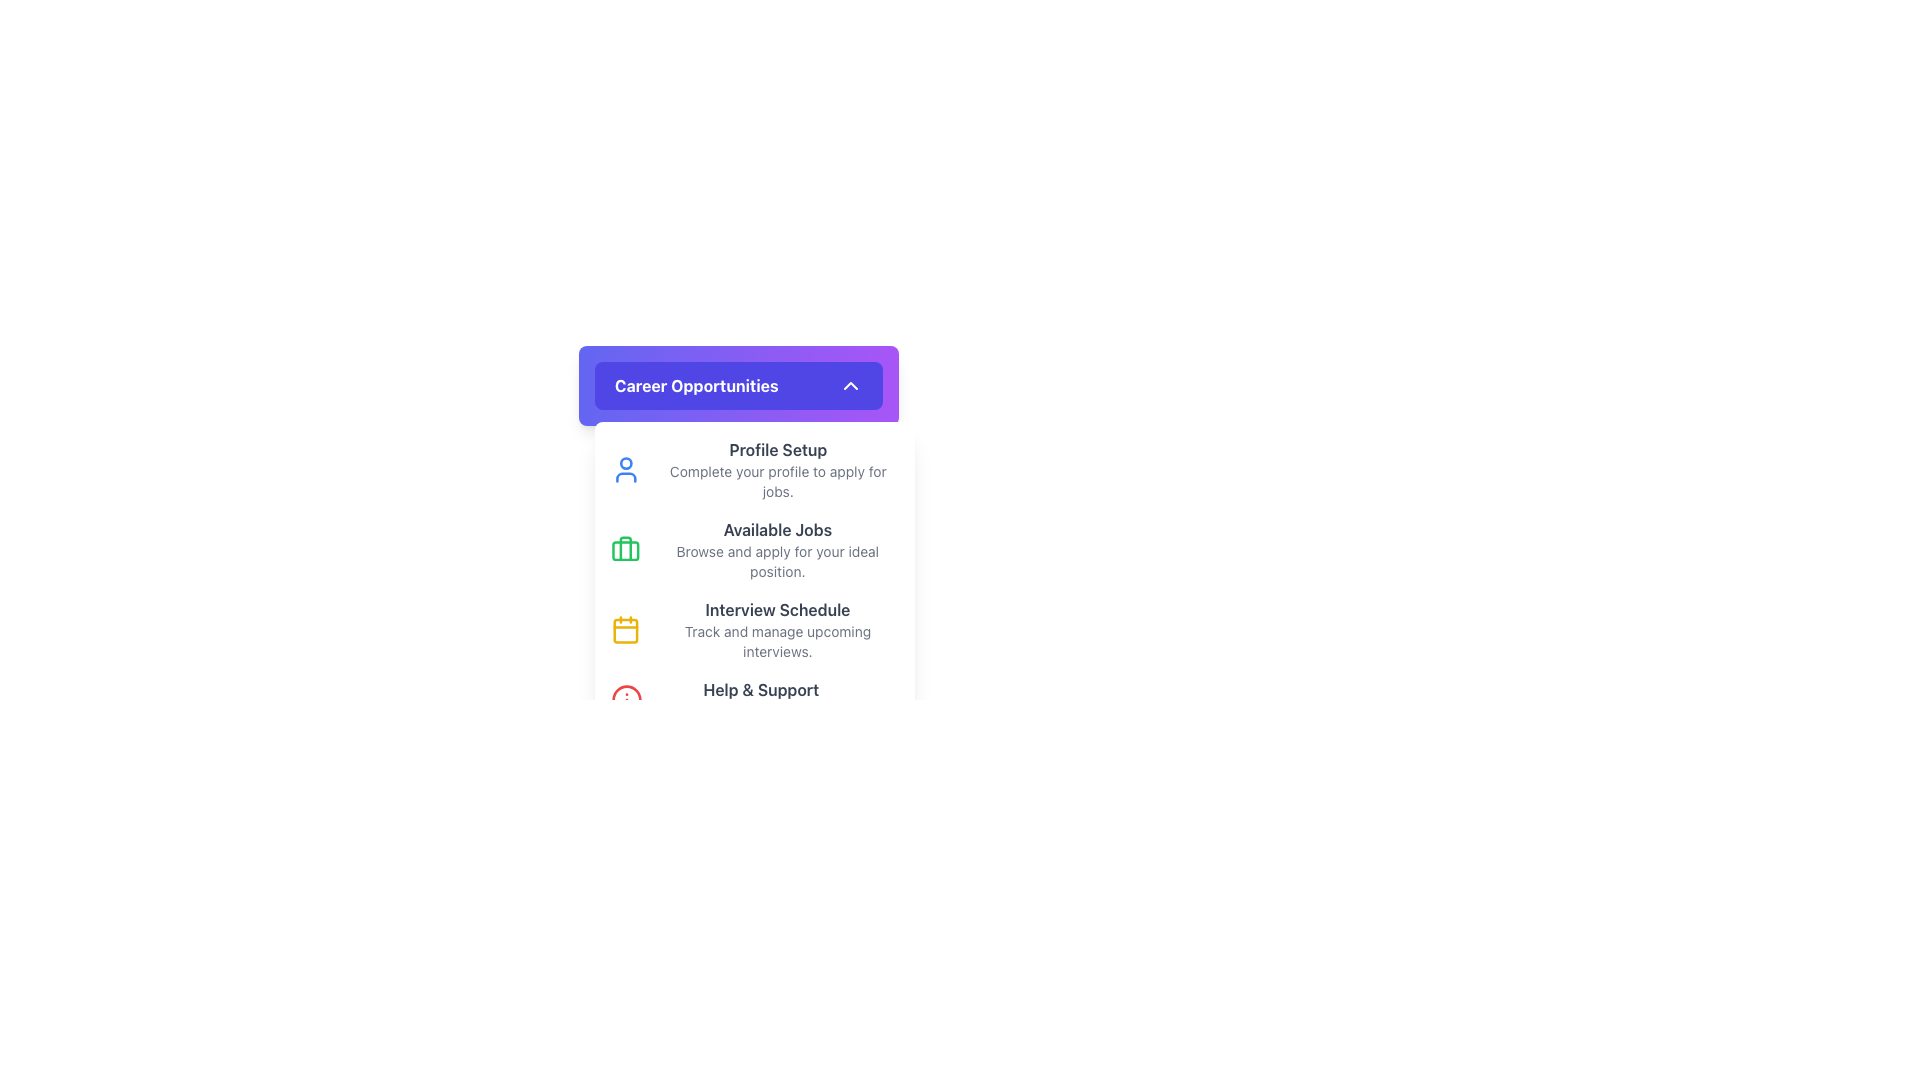  I want to click on the 'Available Jobs' navigational link, which features a bold text label and a briefcase icon to its left, so click(753, 550).